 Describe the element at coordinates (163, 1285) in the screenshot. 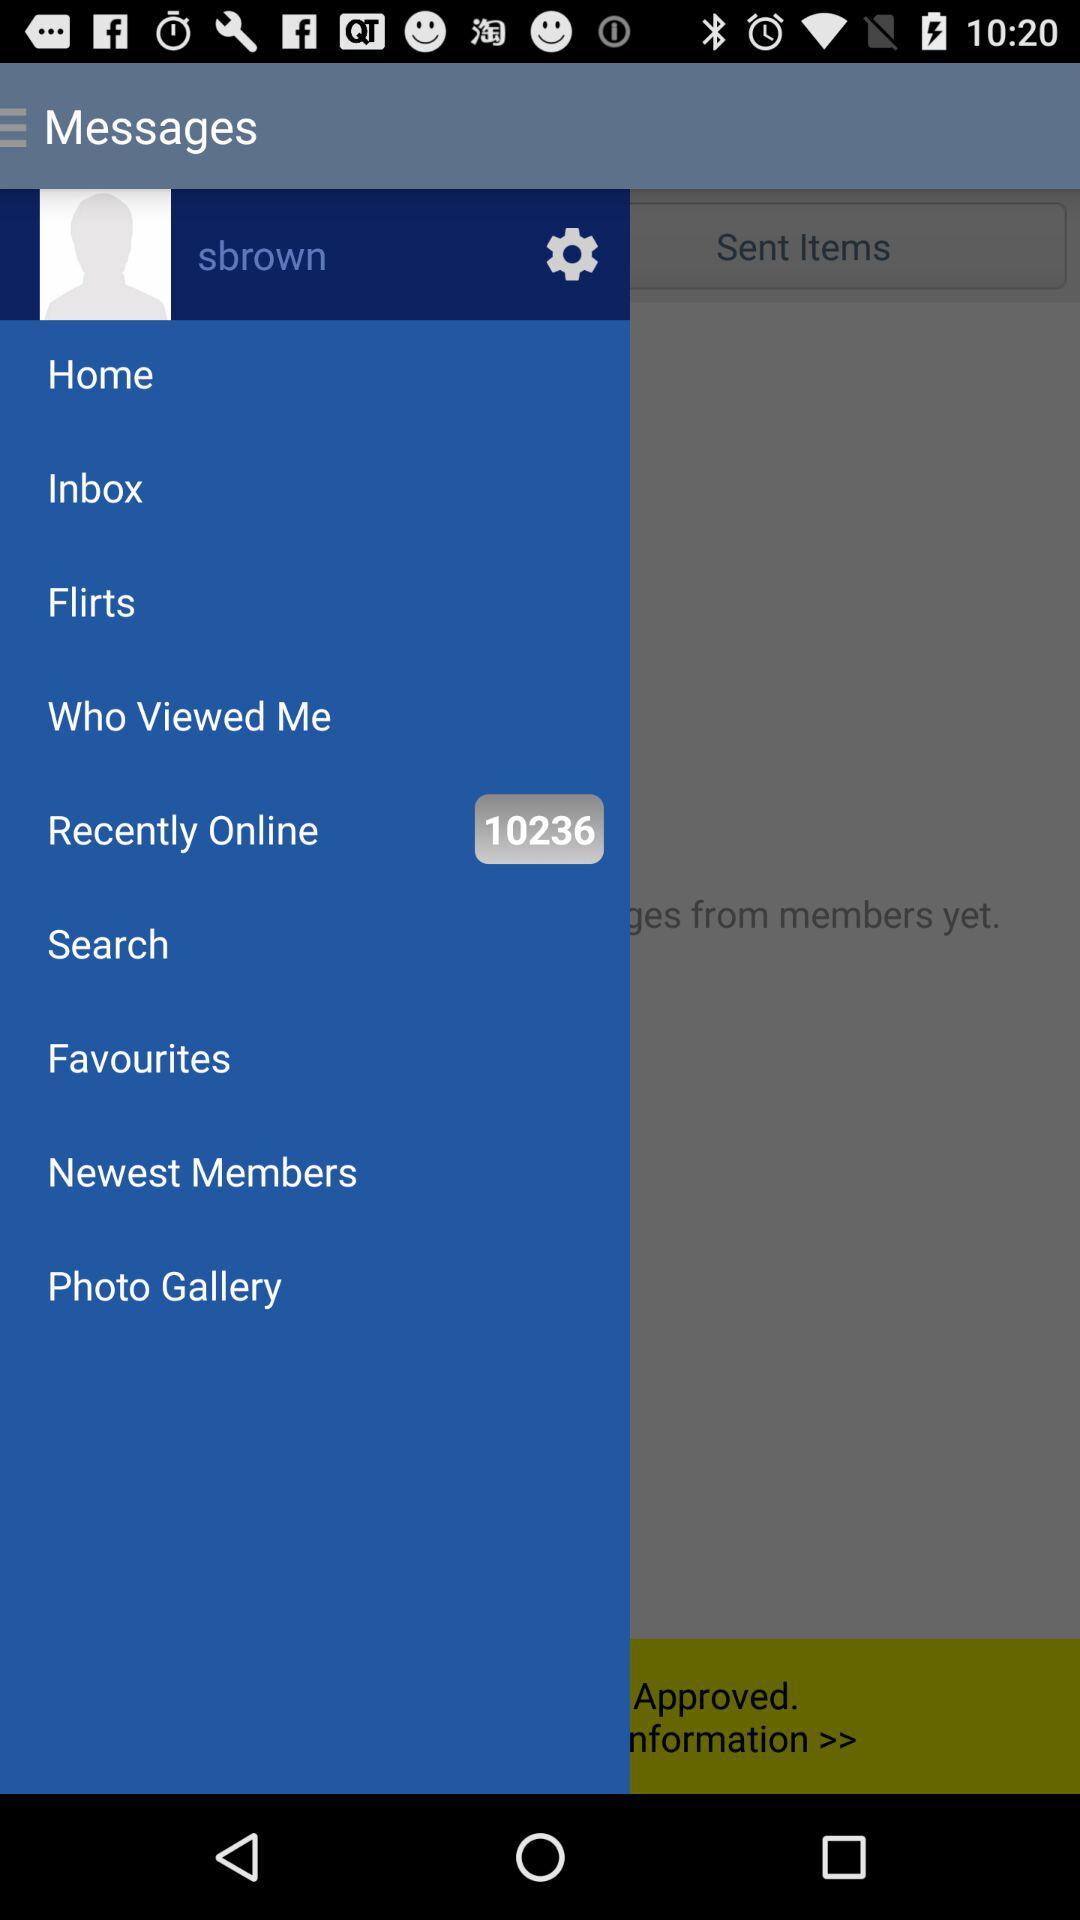

I see `icon above your profile is button` at that location.